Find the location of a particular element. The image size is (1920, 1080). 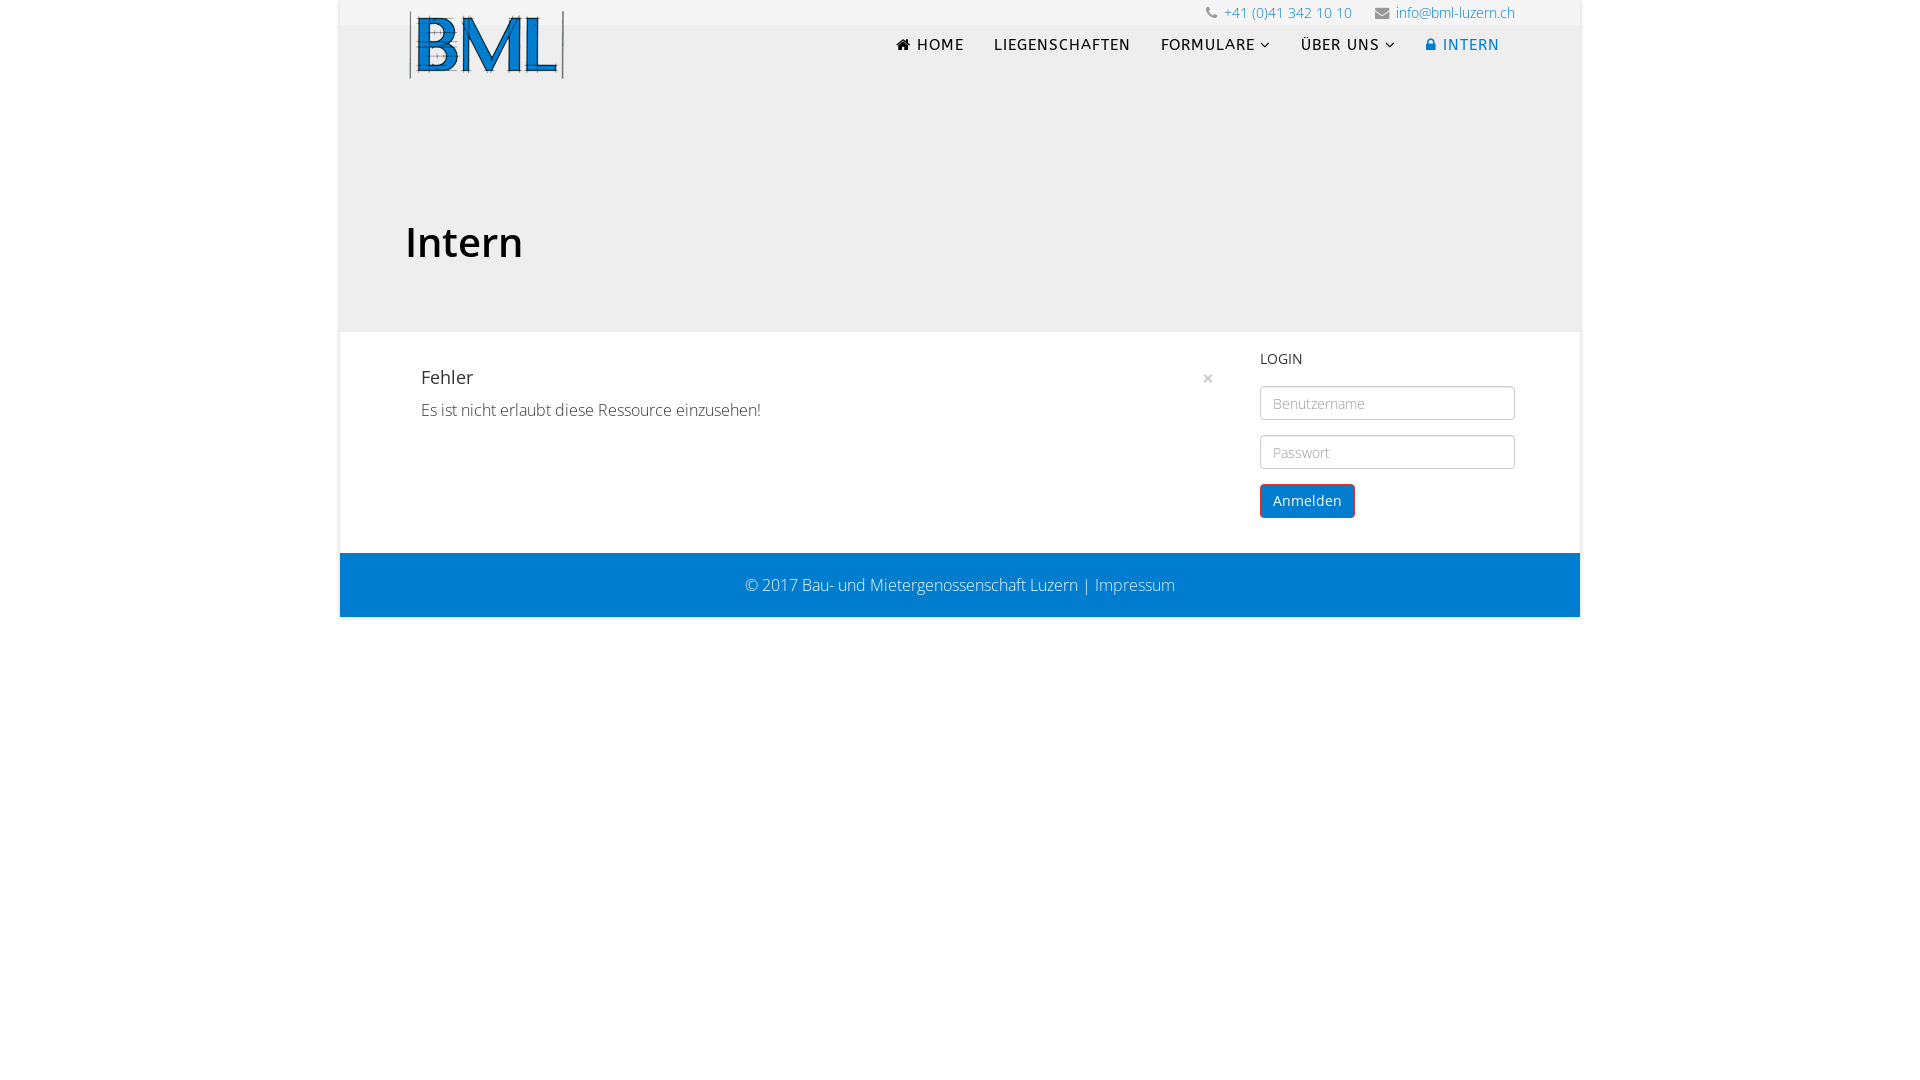

'INTERN' is located at coordinates (1463, 45).